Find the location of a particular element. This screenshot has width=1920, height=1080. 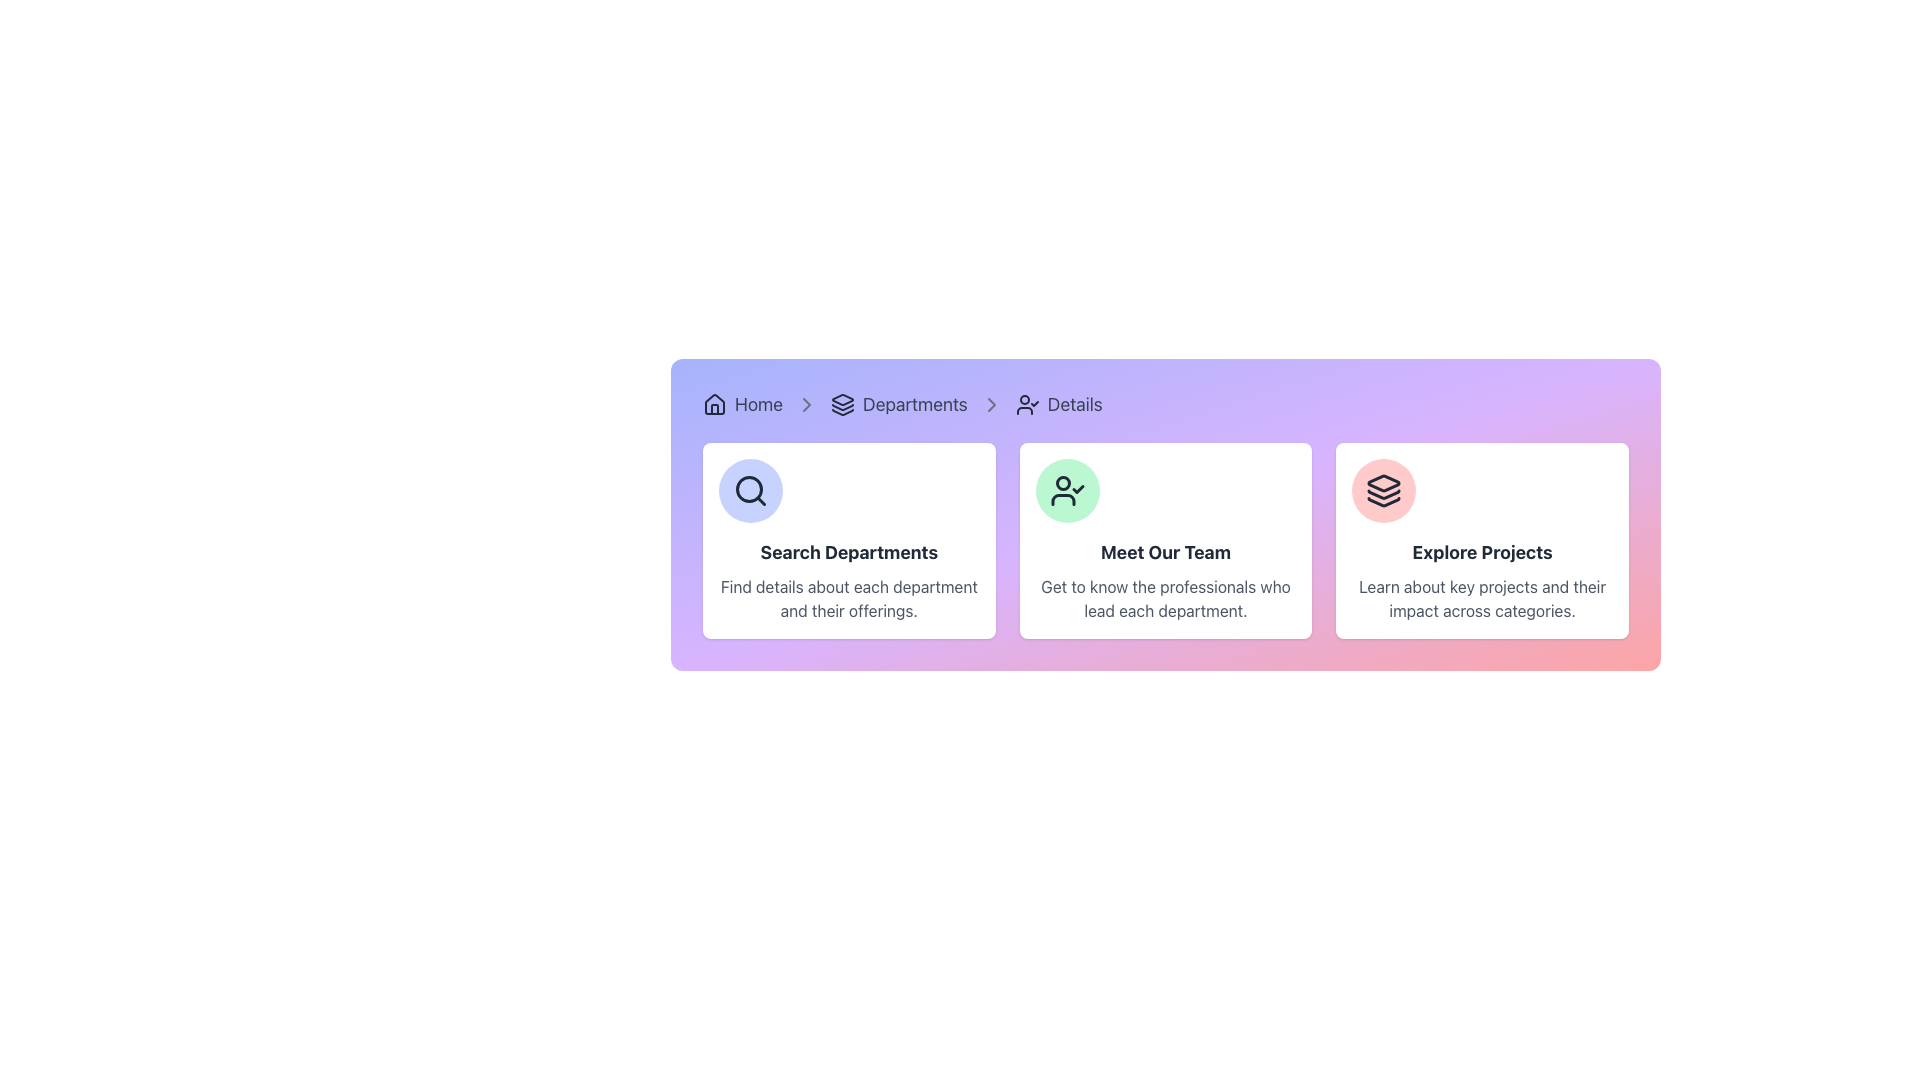

the user verification icon located within the second card titled 'Meet Our Team', which is centered inside a circular green background is located at coordinates (1066, 490).